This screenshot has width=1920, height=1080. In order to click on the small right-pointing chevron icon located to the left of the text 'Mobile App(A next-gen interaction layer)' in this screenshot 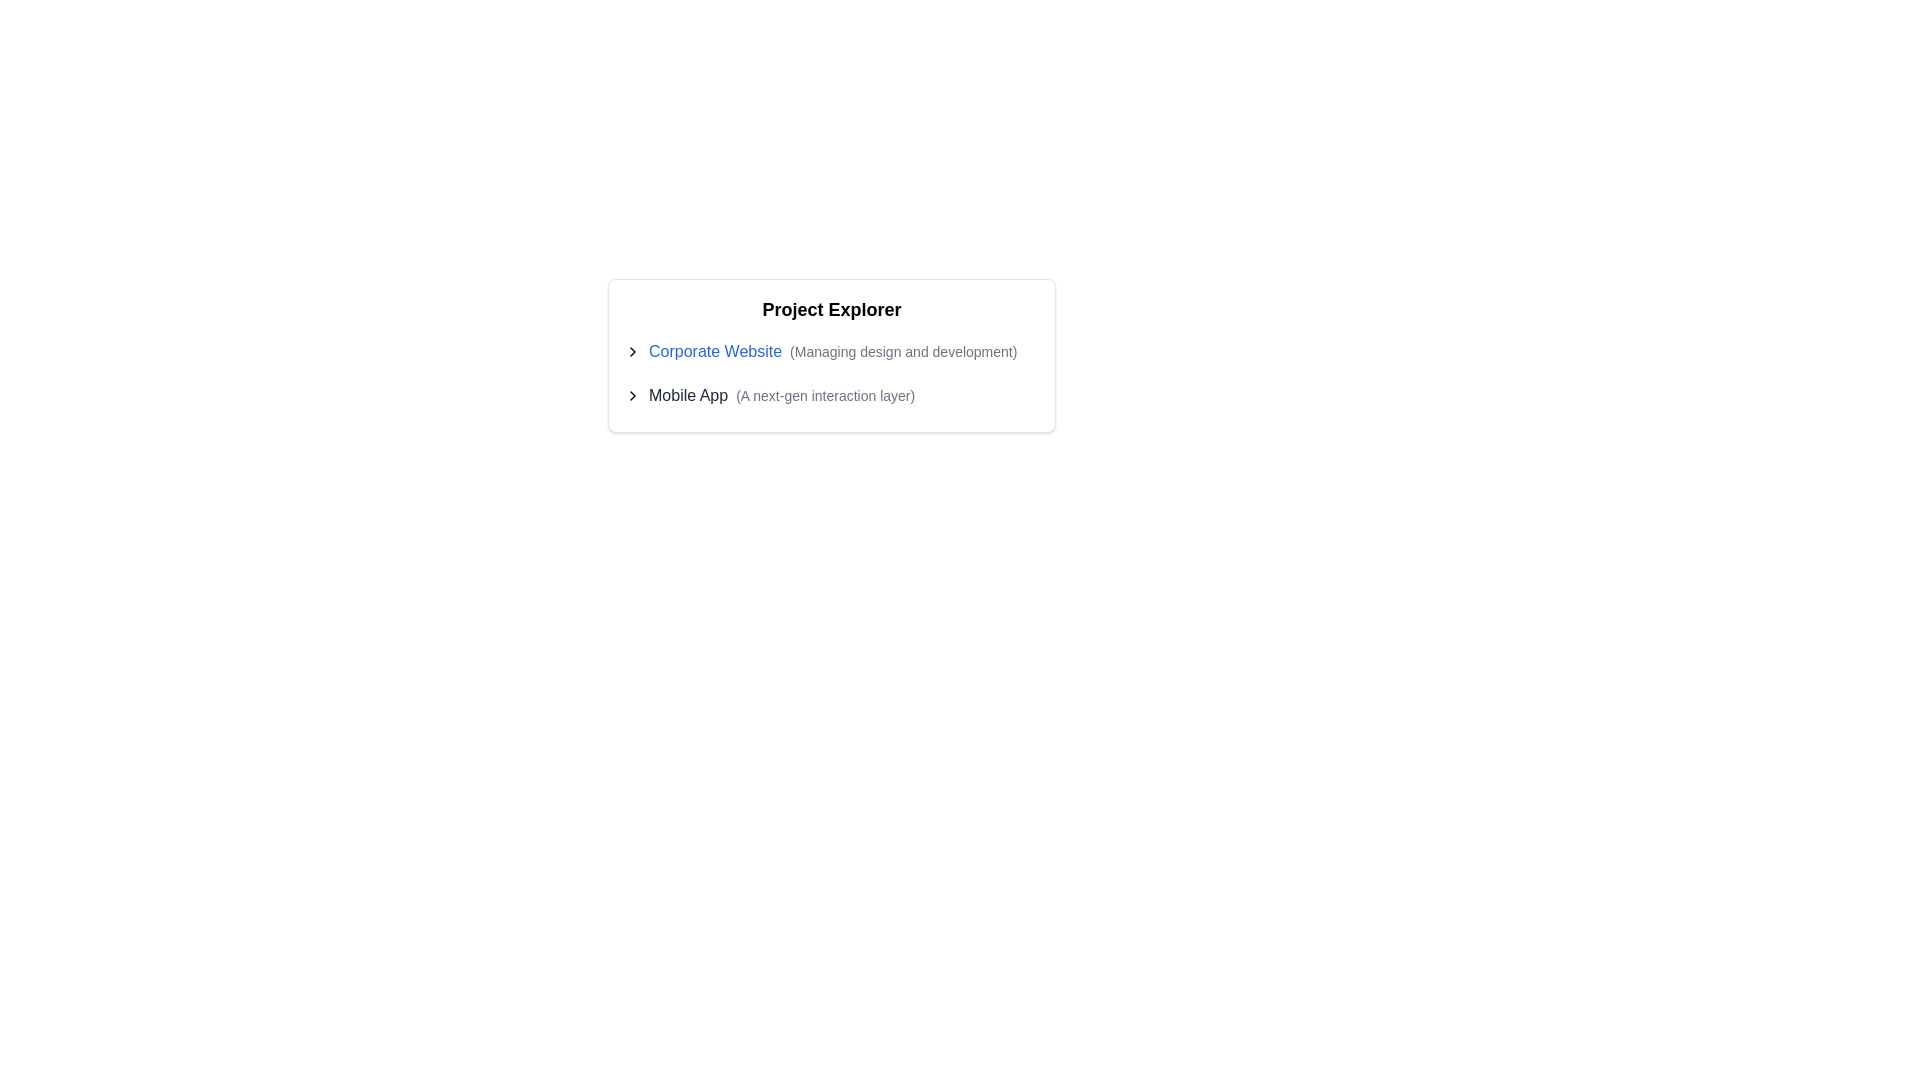, I will do `click(632, 396)`.